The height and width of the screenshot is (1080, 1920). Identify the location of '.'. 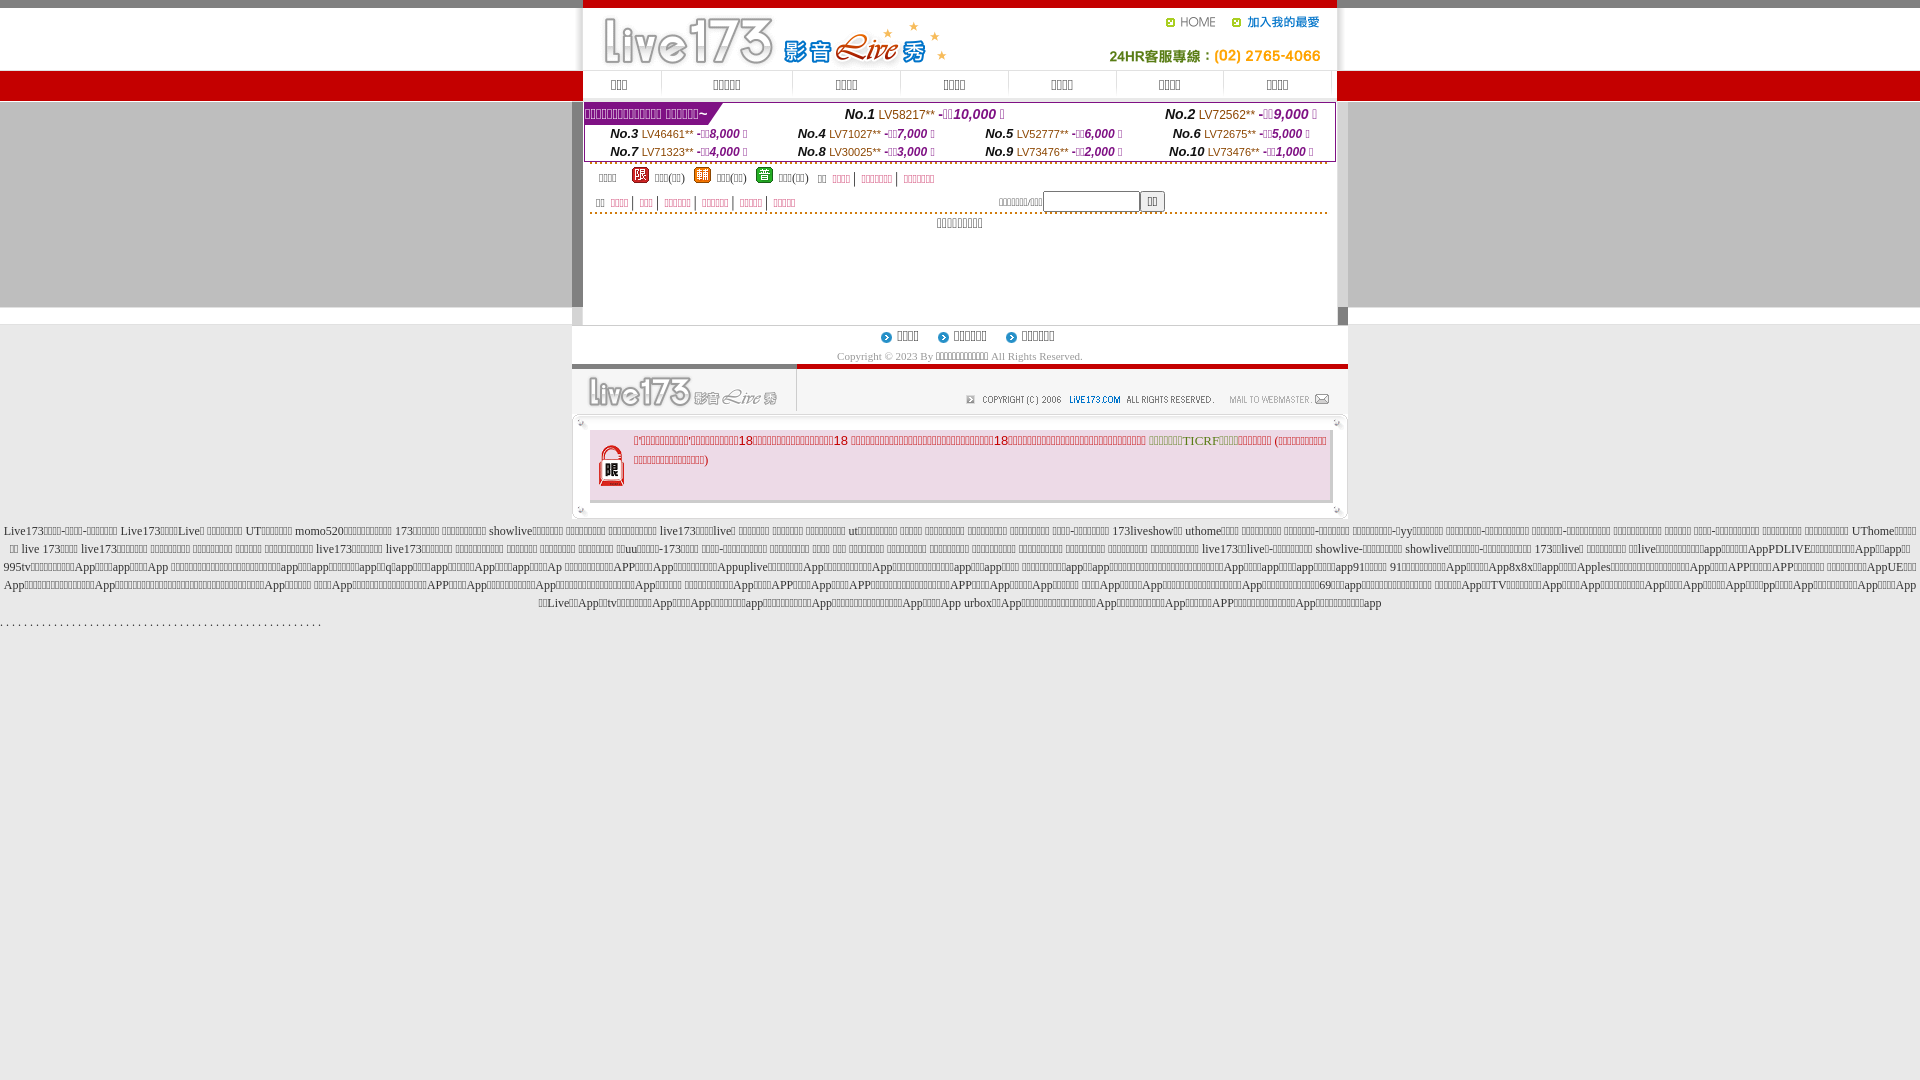
(77, 620).